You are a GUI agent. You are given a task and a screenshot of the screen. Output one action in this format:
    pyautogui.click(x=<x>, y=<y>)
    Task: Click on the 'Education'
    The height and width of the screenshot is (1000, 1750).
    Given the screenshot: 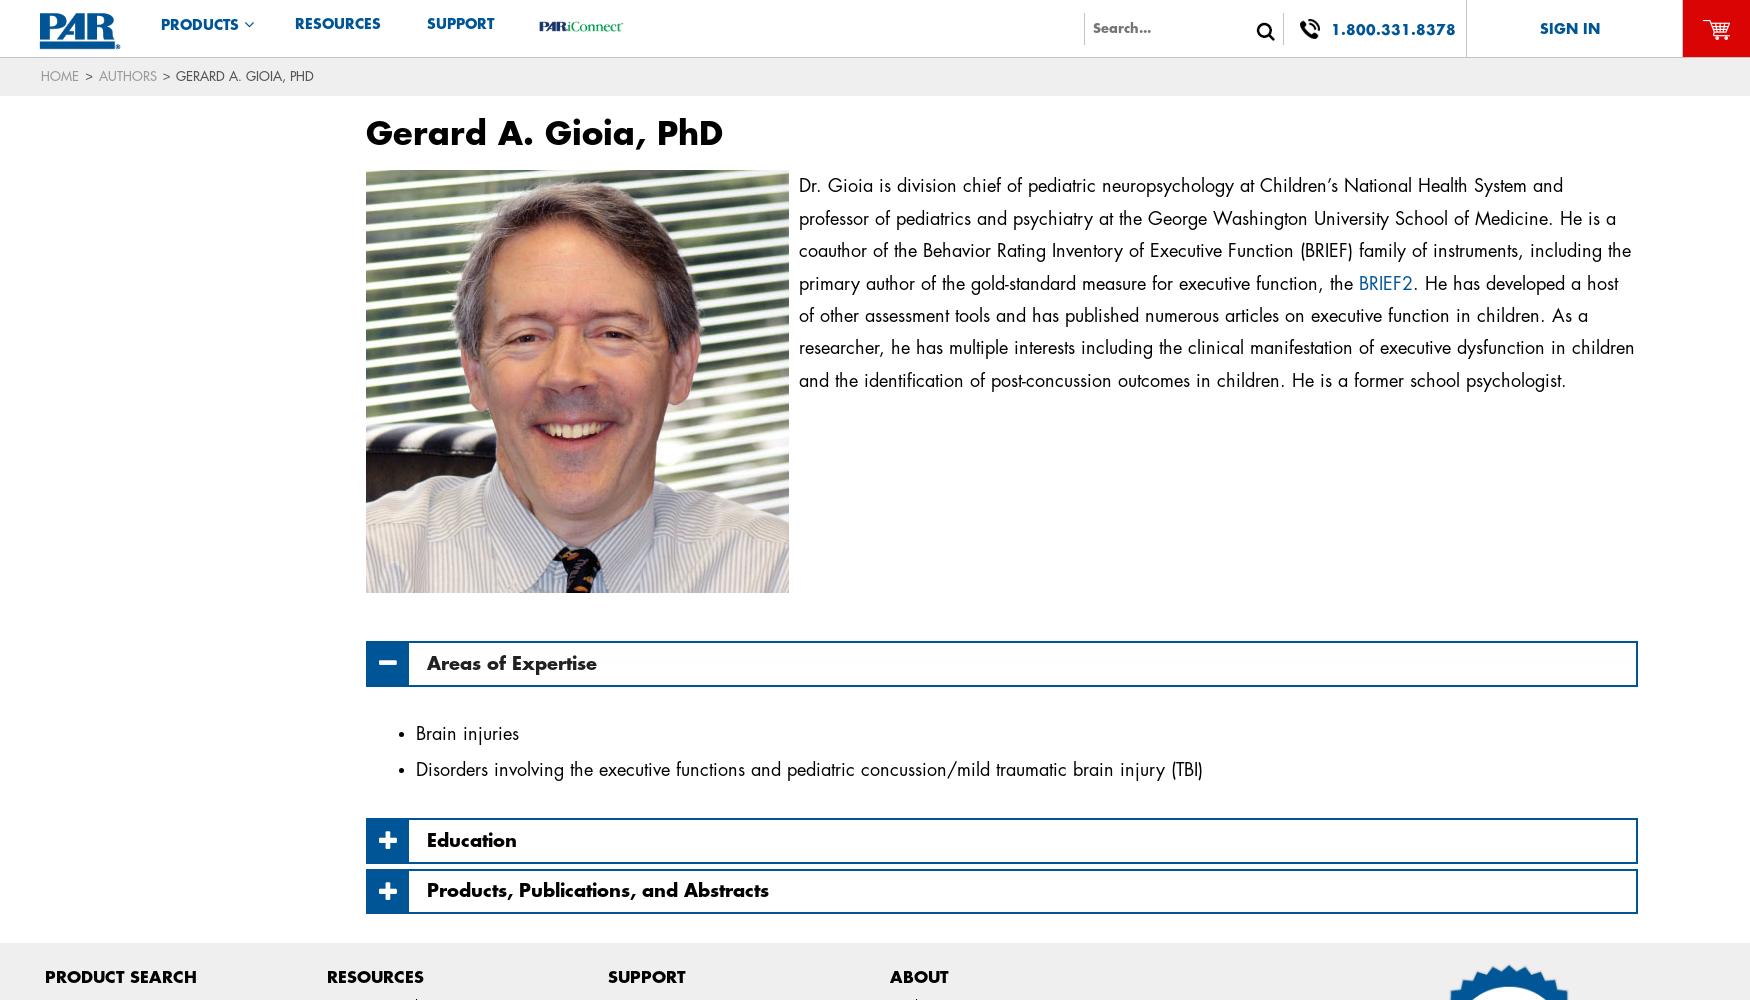 What is the action you would take?
    pyautogui.click(x=471, y=839)
    